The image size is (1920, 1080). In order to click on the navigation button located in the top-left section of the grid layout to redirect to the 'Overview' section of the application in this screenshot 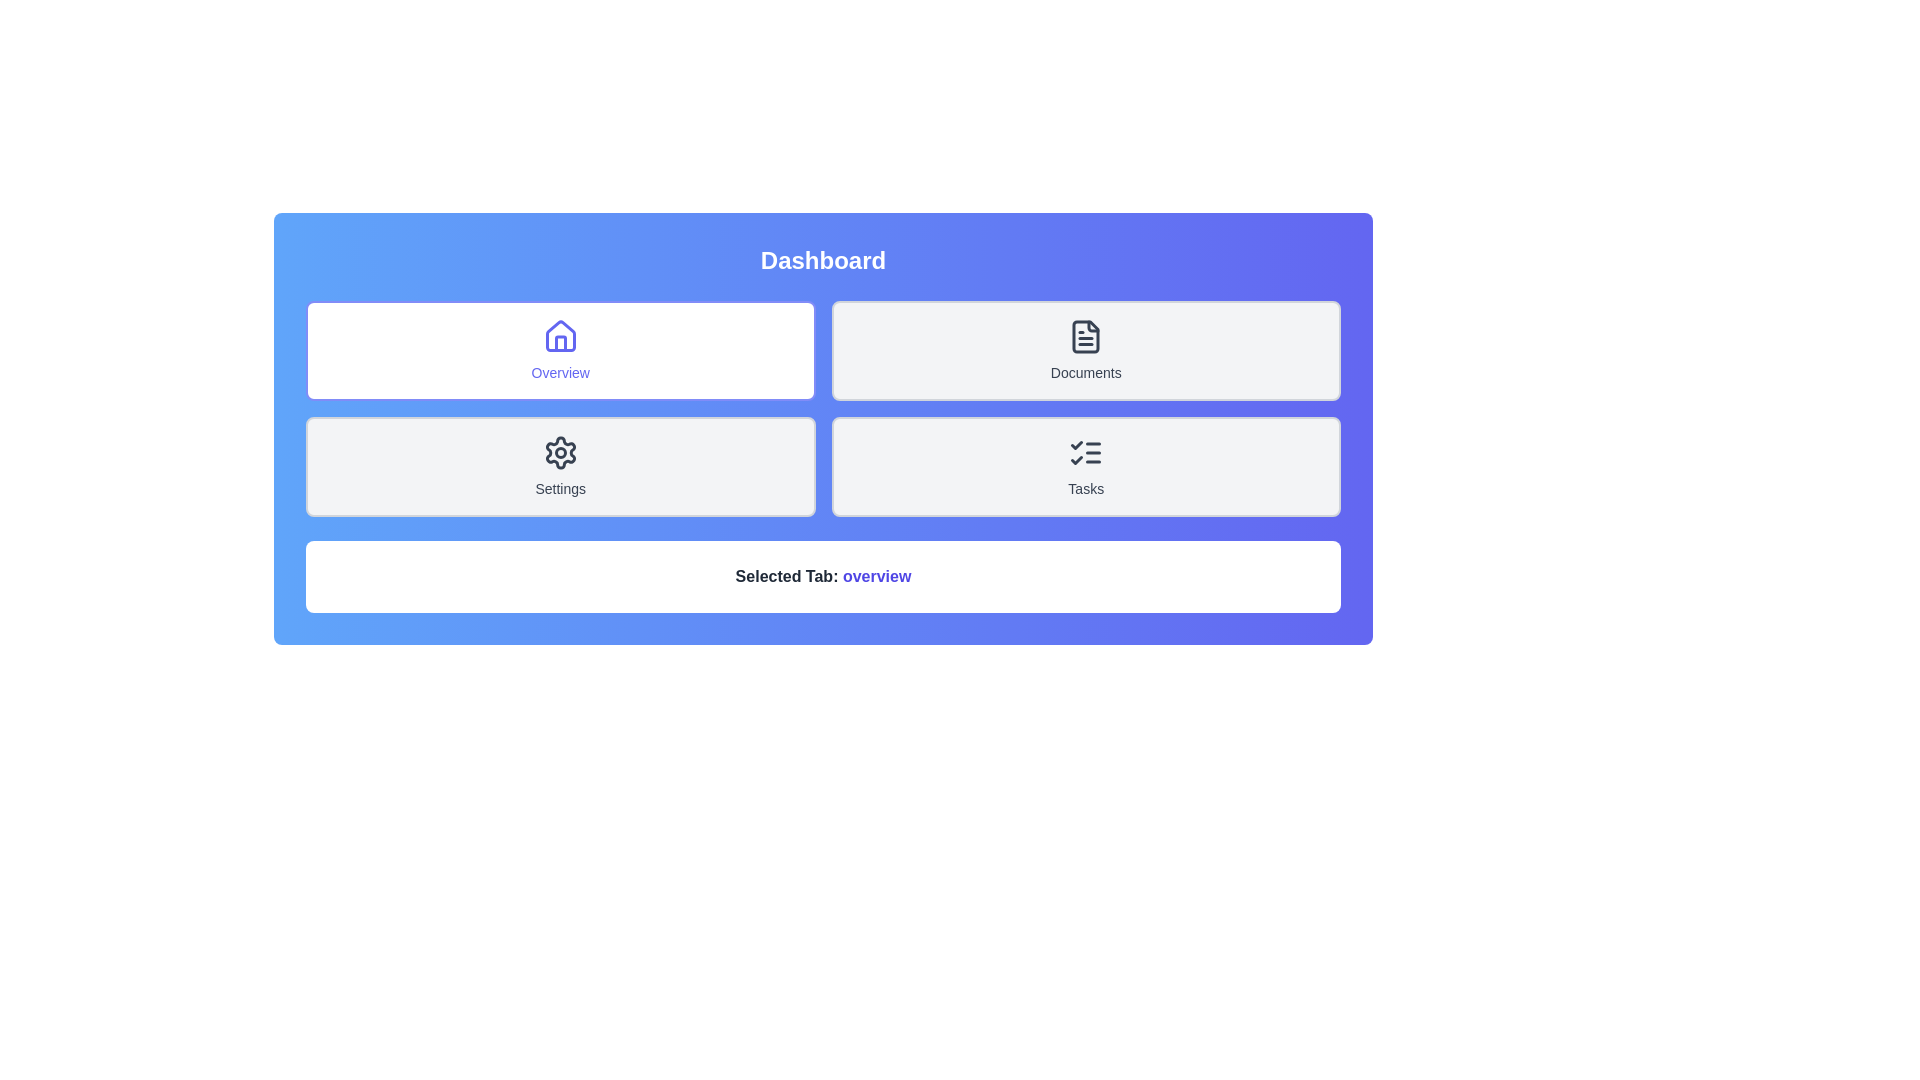, I will do `click(560, 350)`.